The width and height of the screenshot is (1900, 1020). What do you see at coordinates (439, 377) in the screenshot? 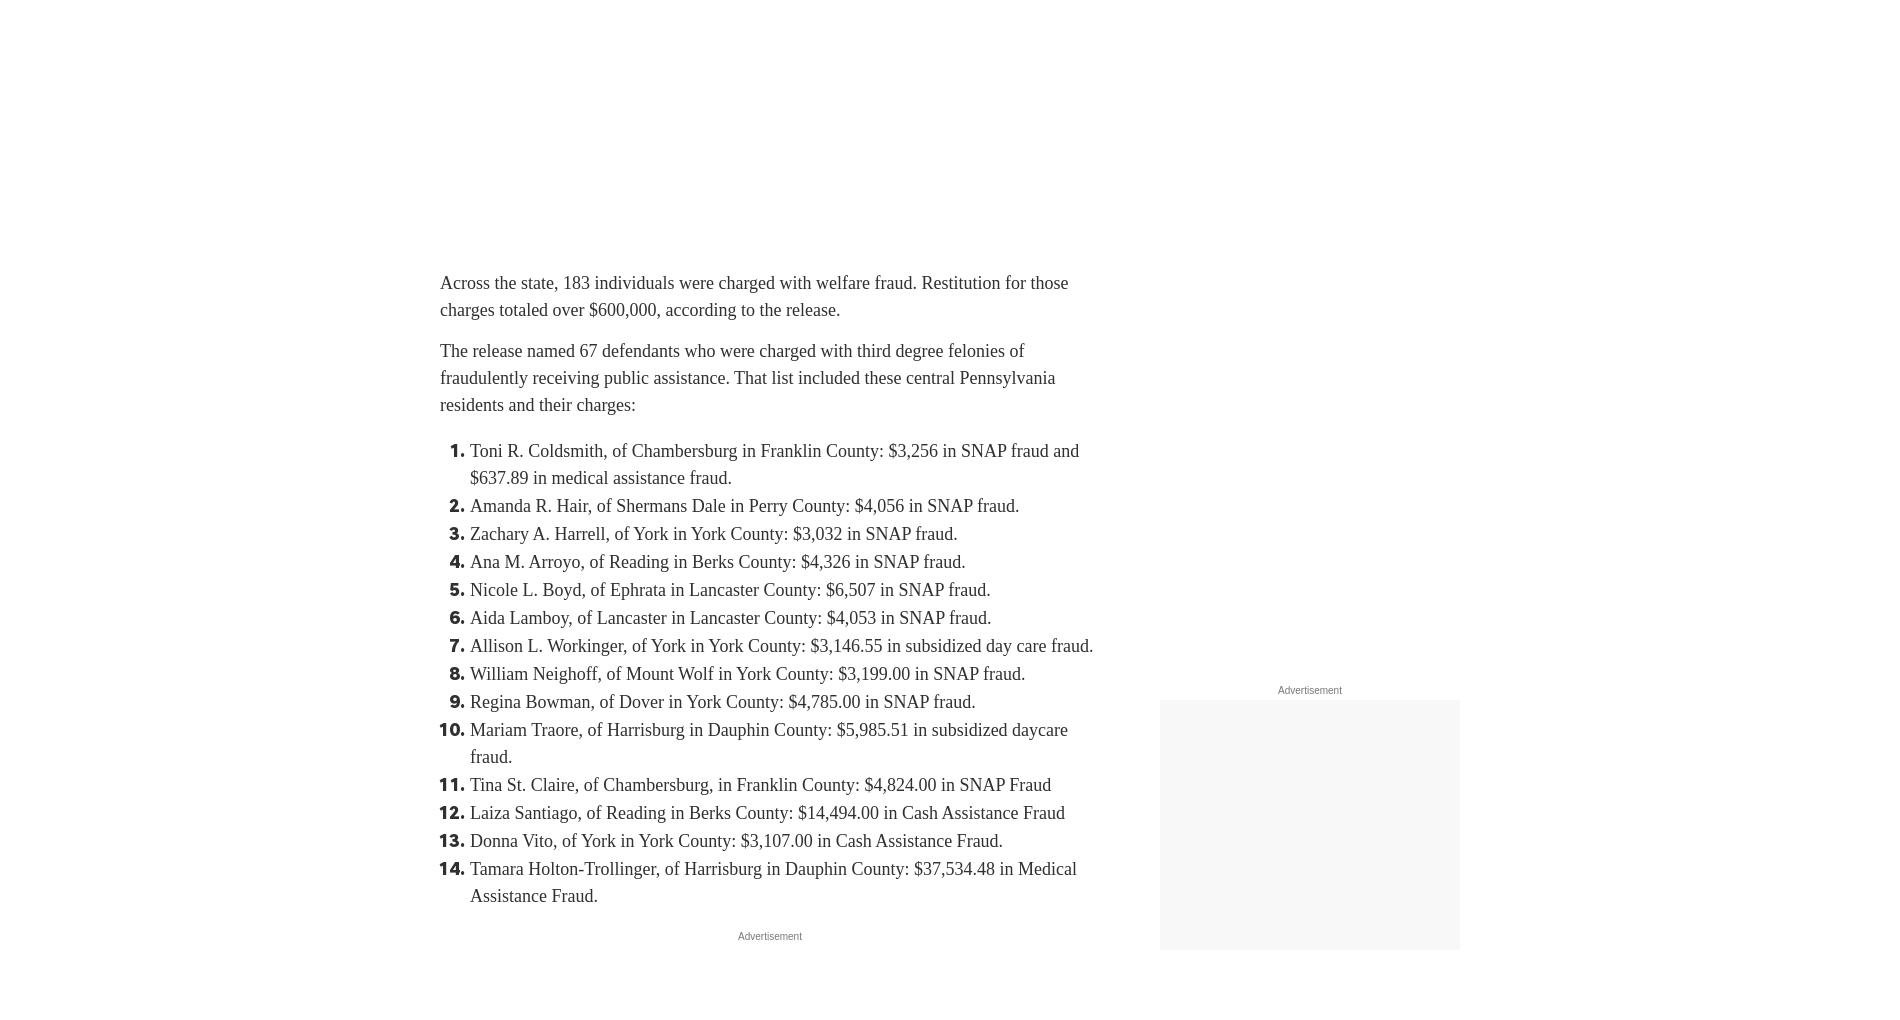
I see `'The release named 67 defendants who were charged with third degree felonies of fraudulently receiving public assistance. That list included these central Pennsylvania residents and their charges:'` at bounding box center [439, 377].